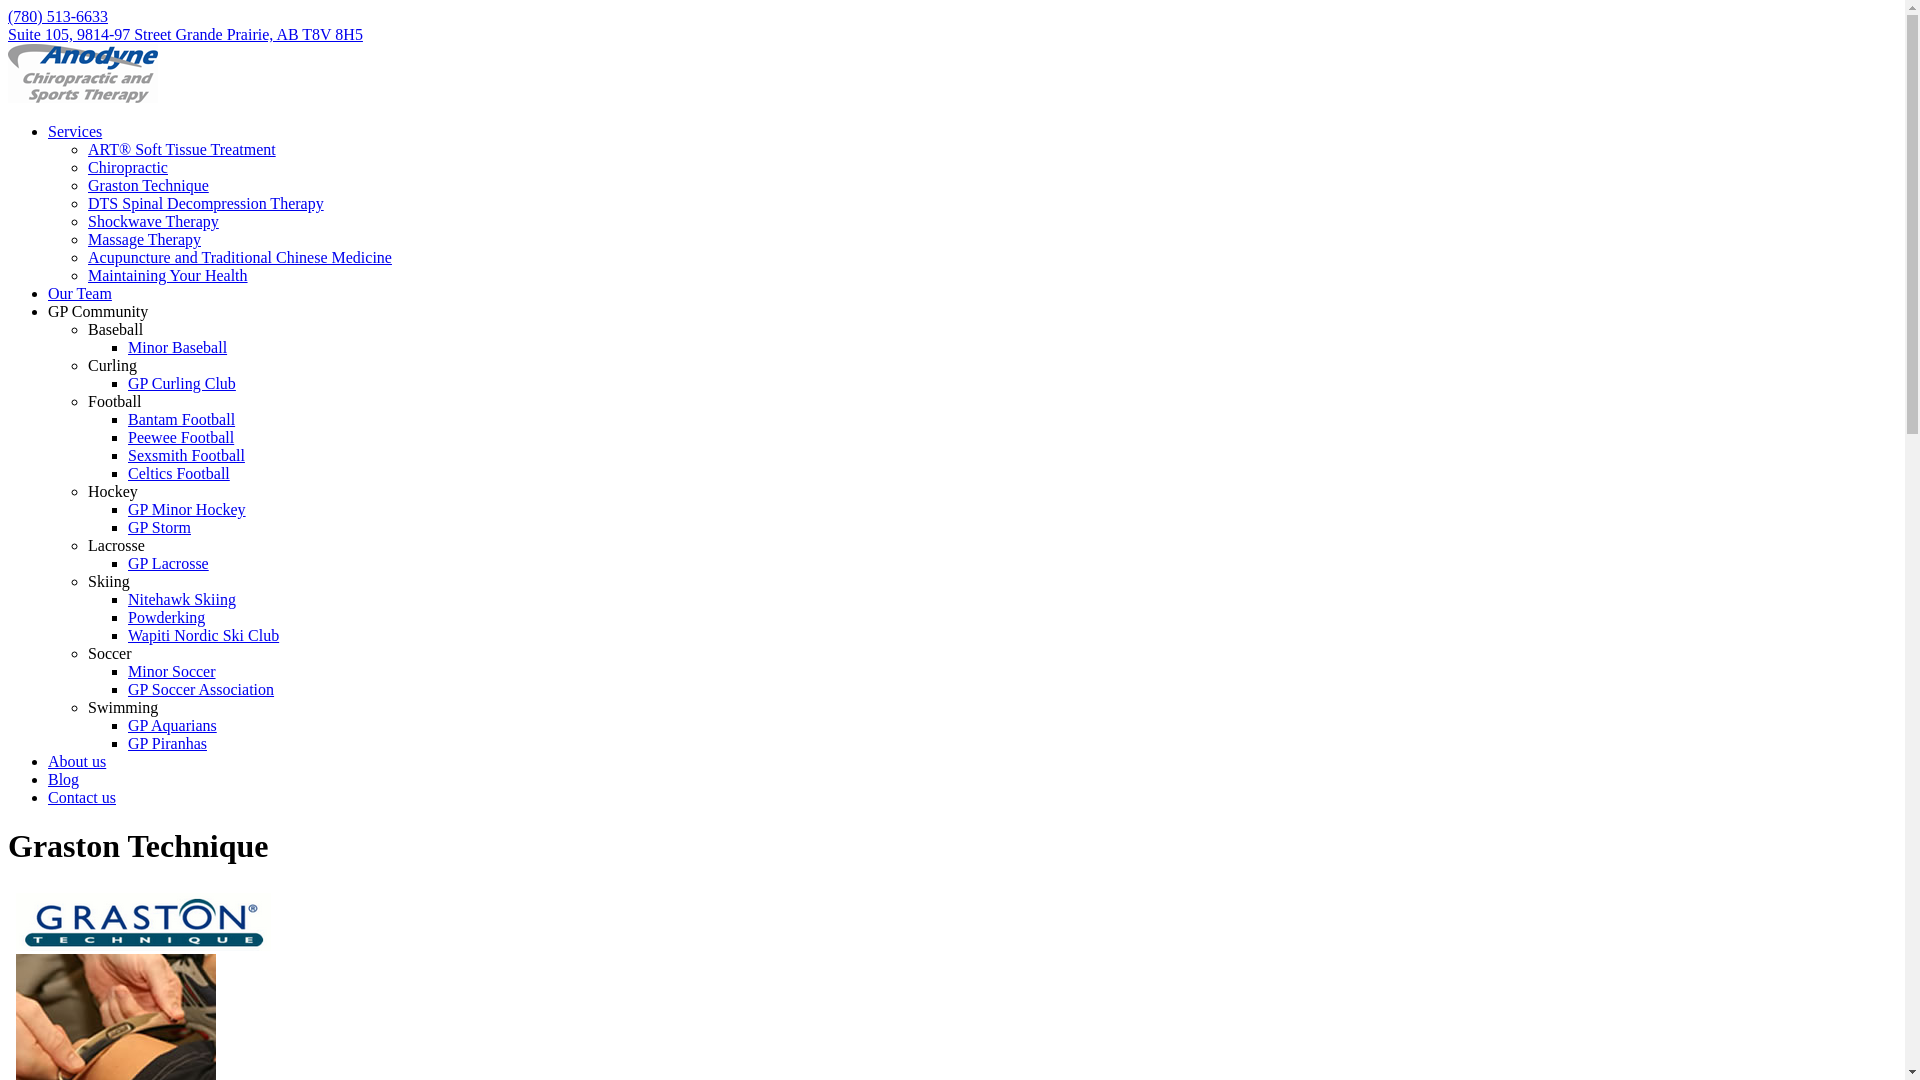 The image size is (1920, 1080). What do you see at coordinates (172, 671) in the screenshot?
I see `'Minor Soccer'` at bounding box center [172, 671].